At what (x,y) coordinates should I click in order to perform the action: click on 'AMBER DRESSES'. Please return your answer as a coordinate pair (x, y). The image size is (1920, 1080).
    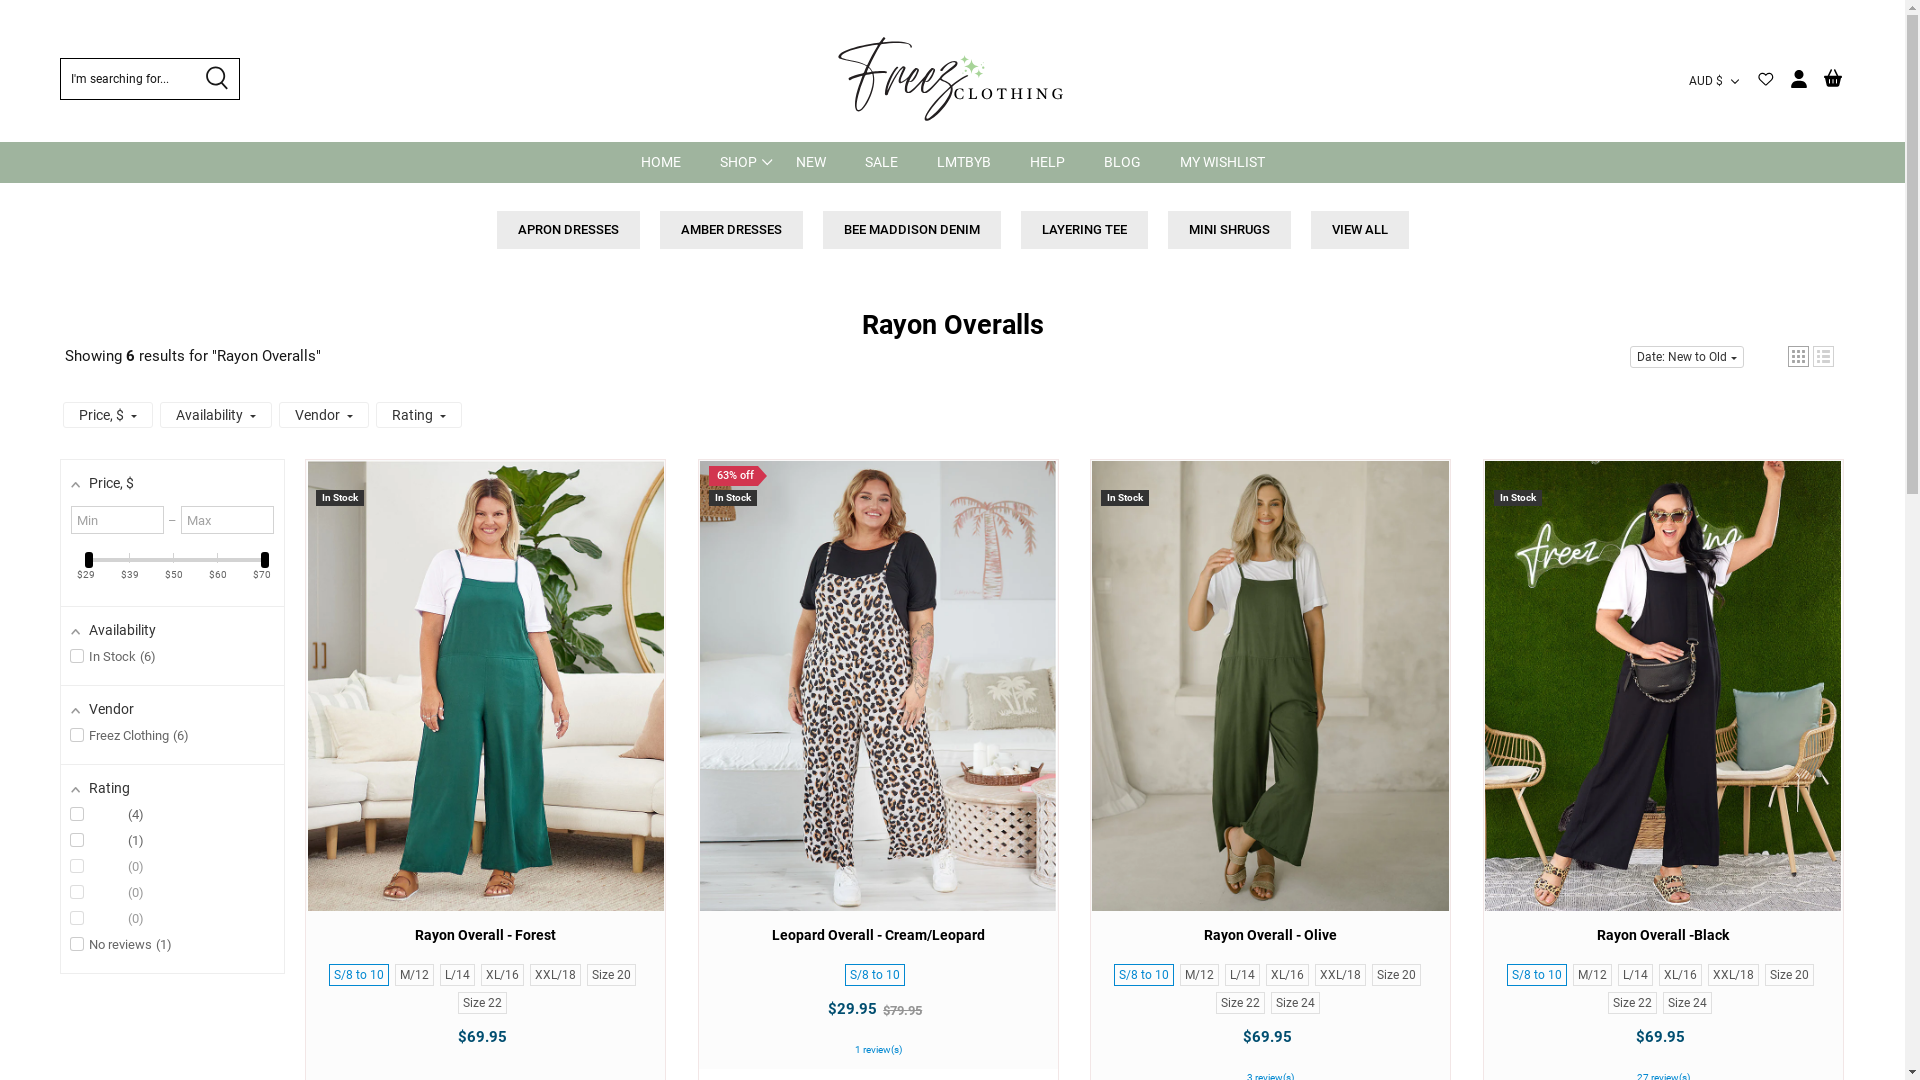
    Looking at the image, I should click on (730, 229).